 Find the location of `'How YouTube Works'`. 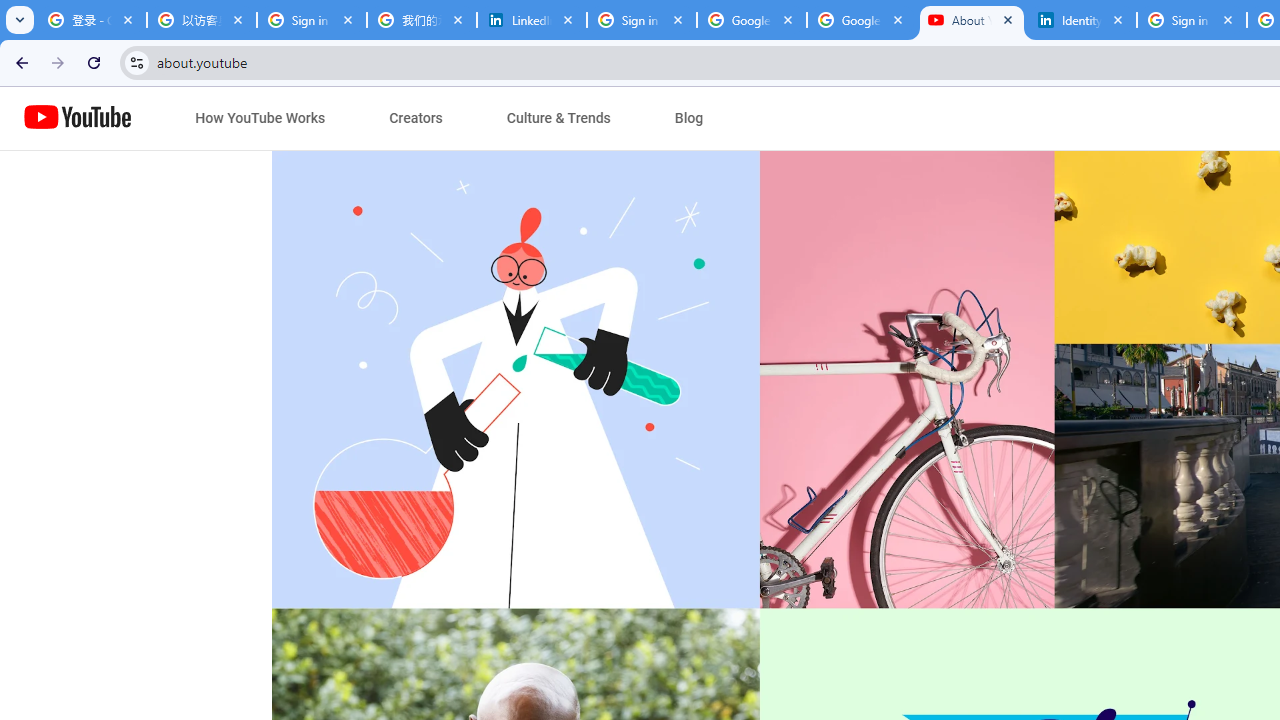

'How YouTube Works' is located at coordinates (259, 118).